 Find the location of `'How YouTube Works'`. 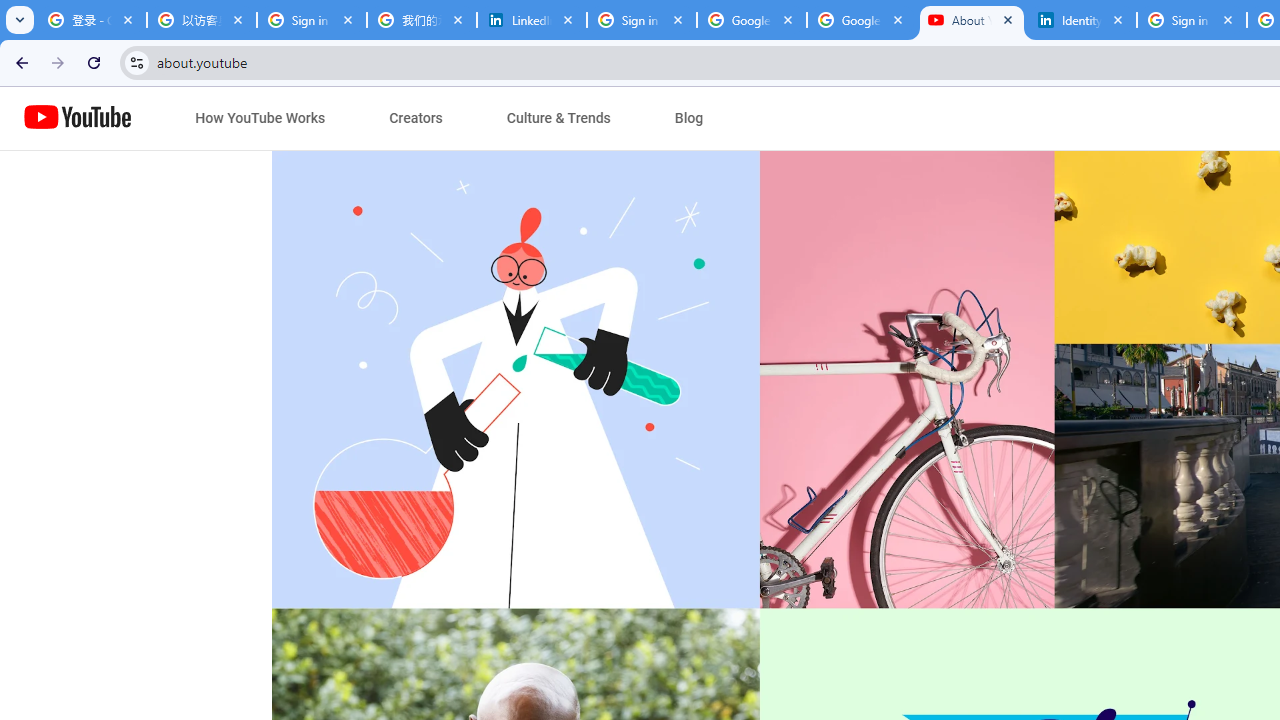

'How YouTube Works' is located at coordinates (259, 118).